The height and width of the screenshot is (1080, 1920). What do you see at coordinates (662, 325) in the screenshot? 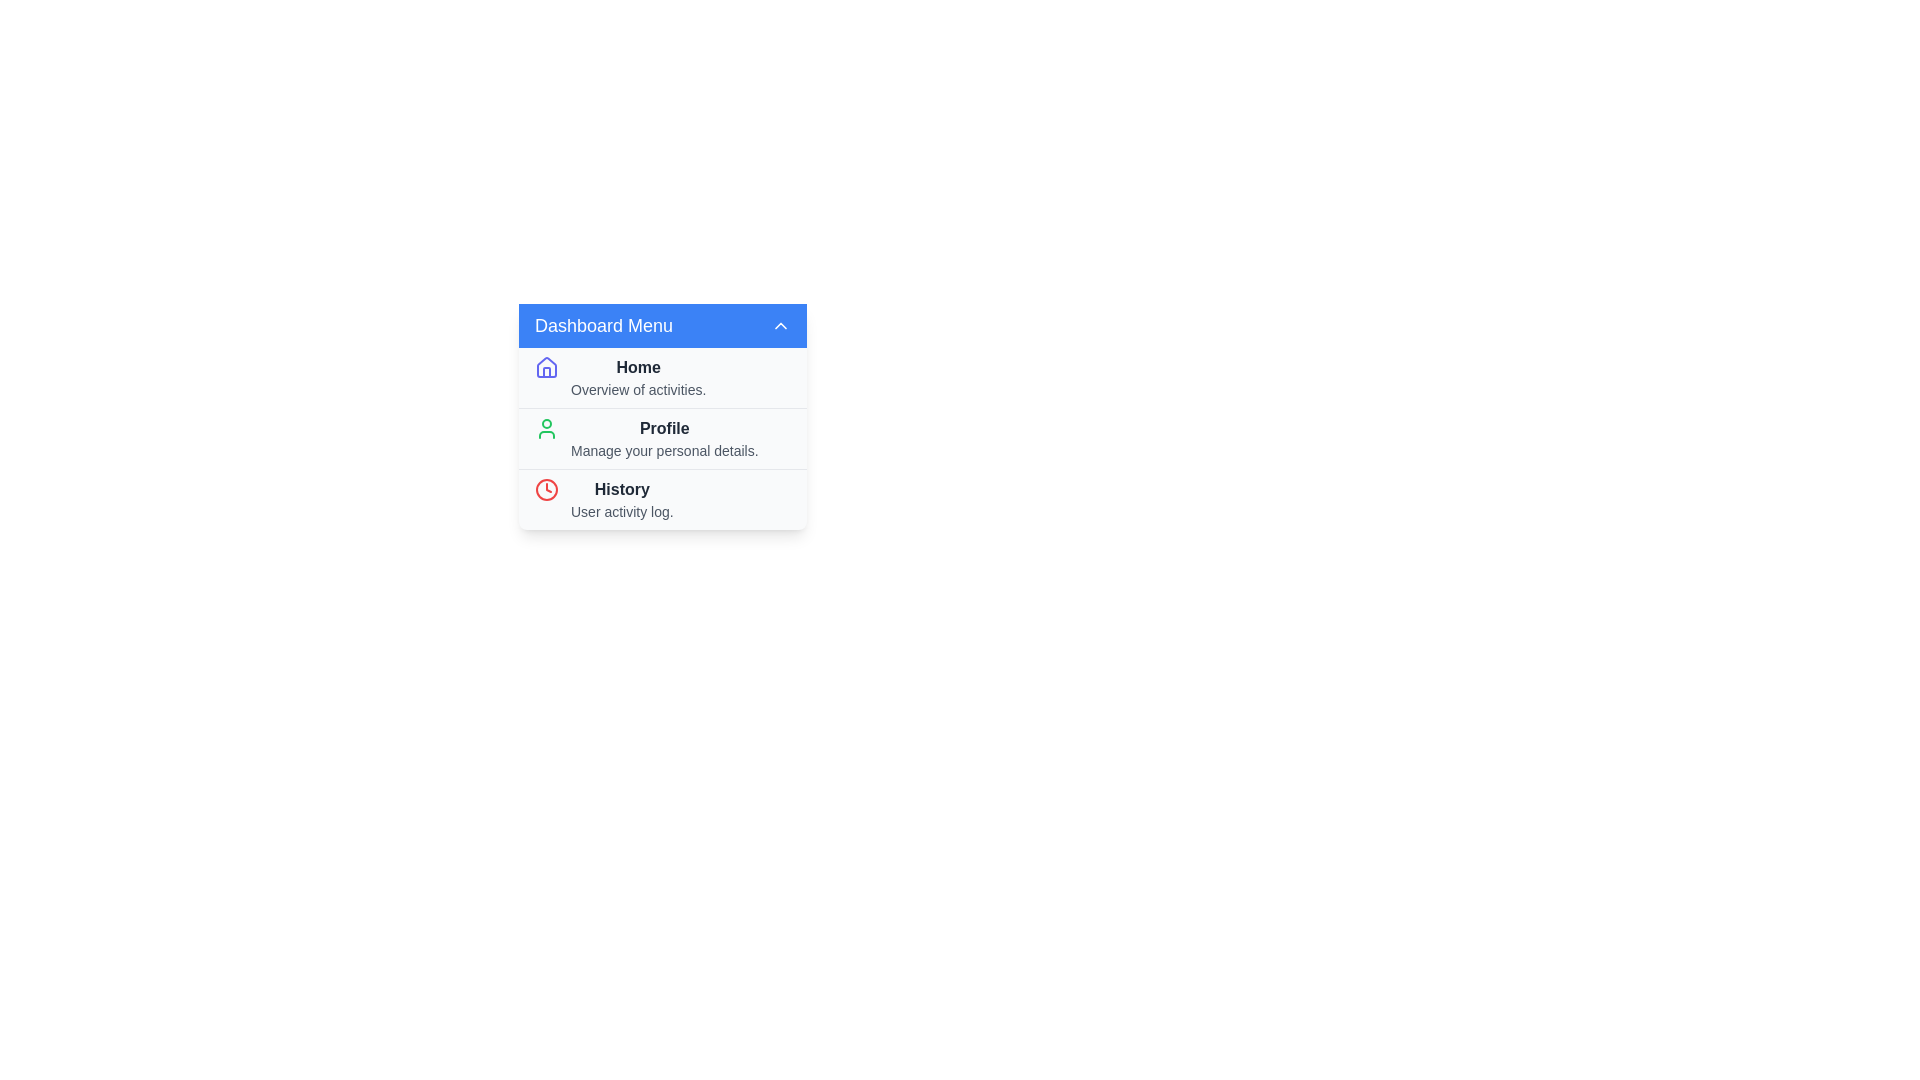
I see `the Collapsible Menu Header` at bounding box center [662, 325].